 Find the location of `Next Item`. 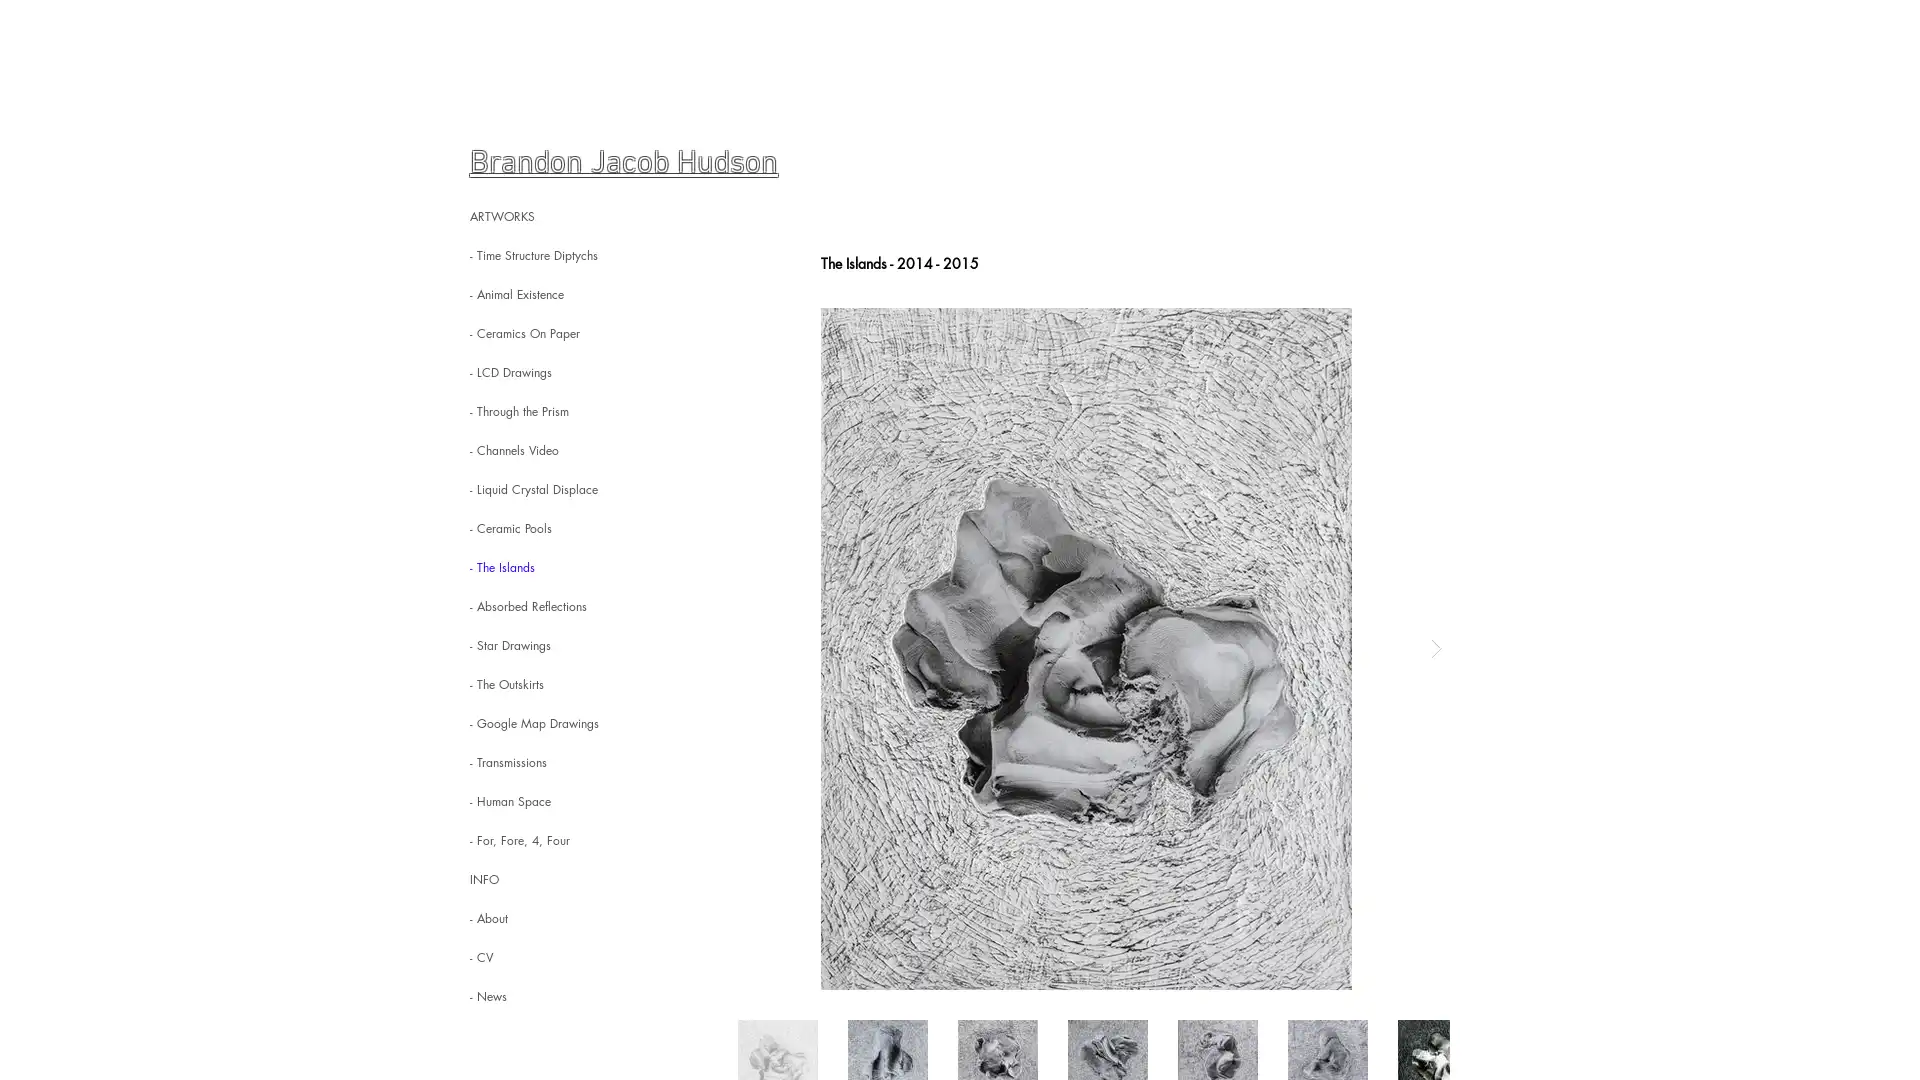

Next Item is located at coordinates (1434, 648).